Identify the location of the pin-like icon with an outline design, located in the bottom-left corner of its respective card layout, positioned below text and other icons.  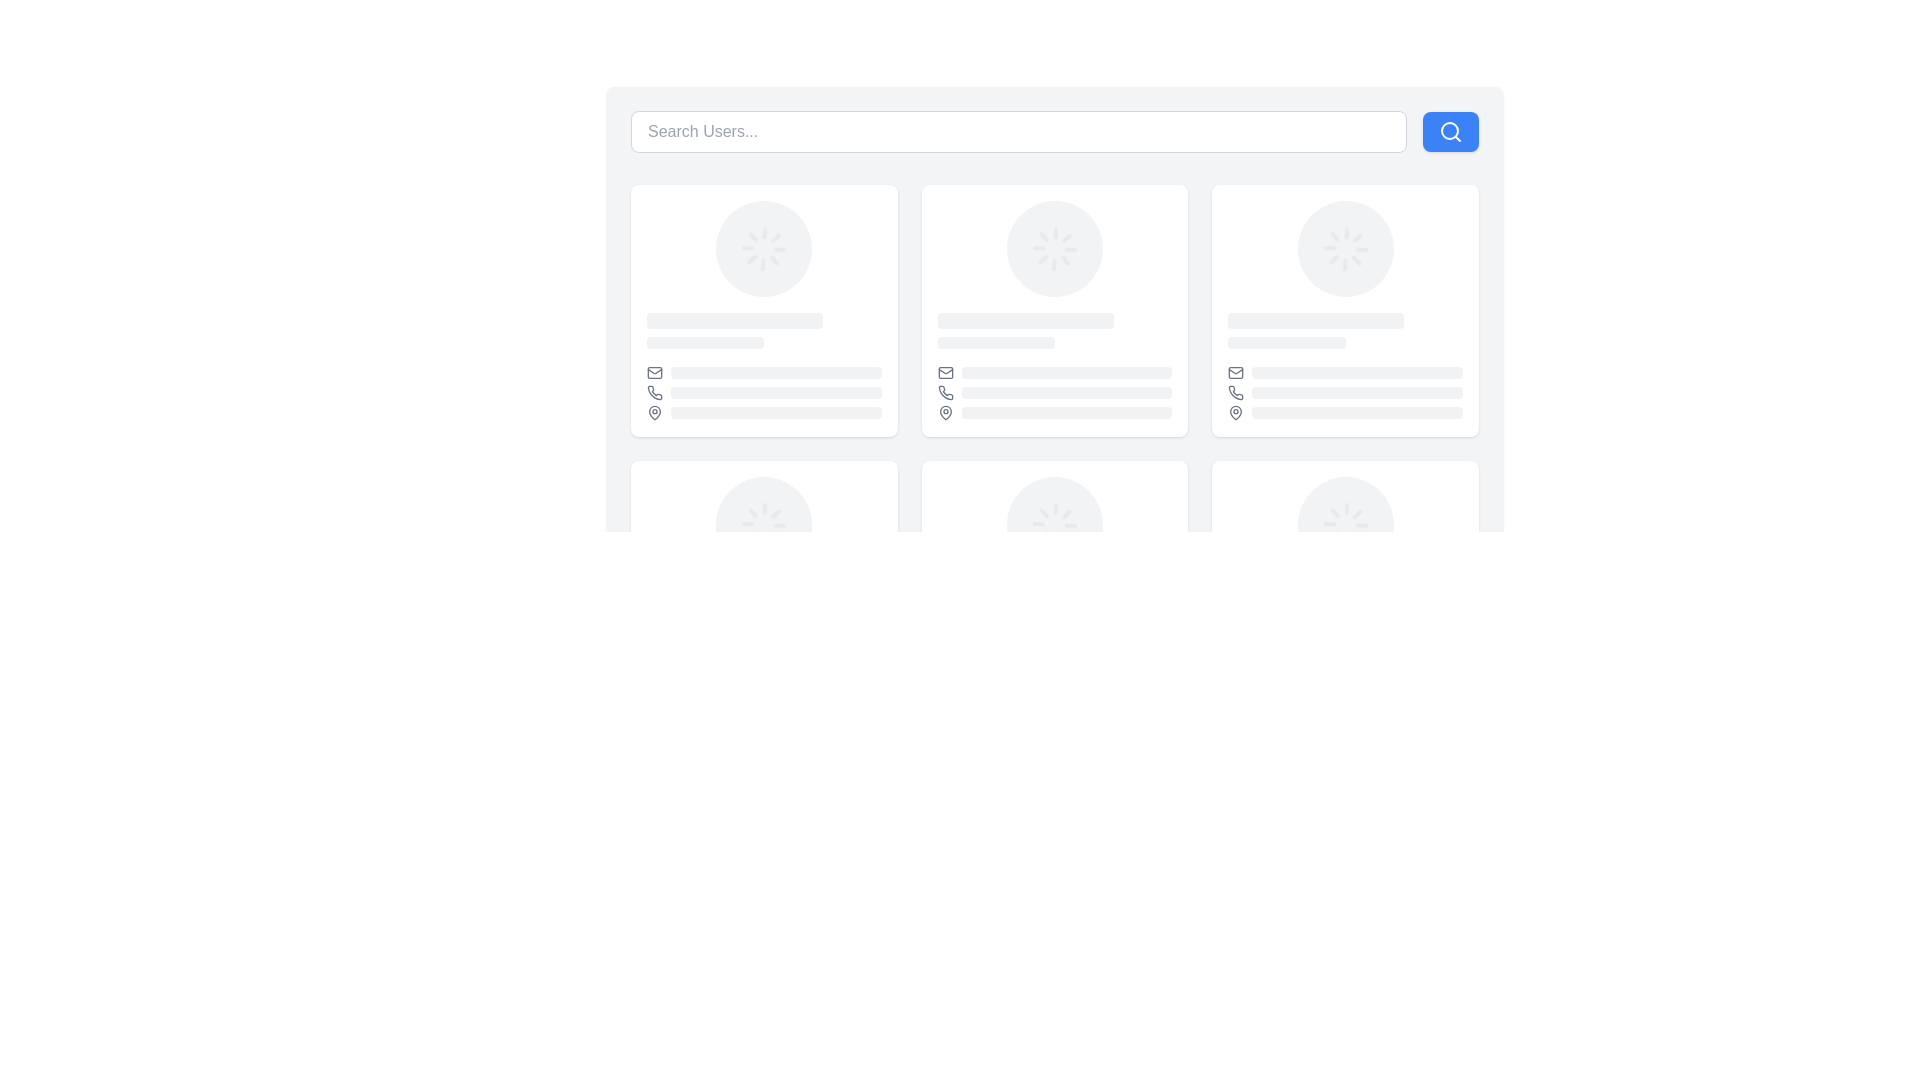
(654, 411).